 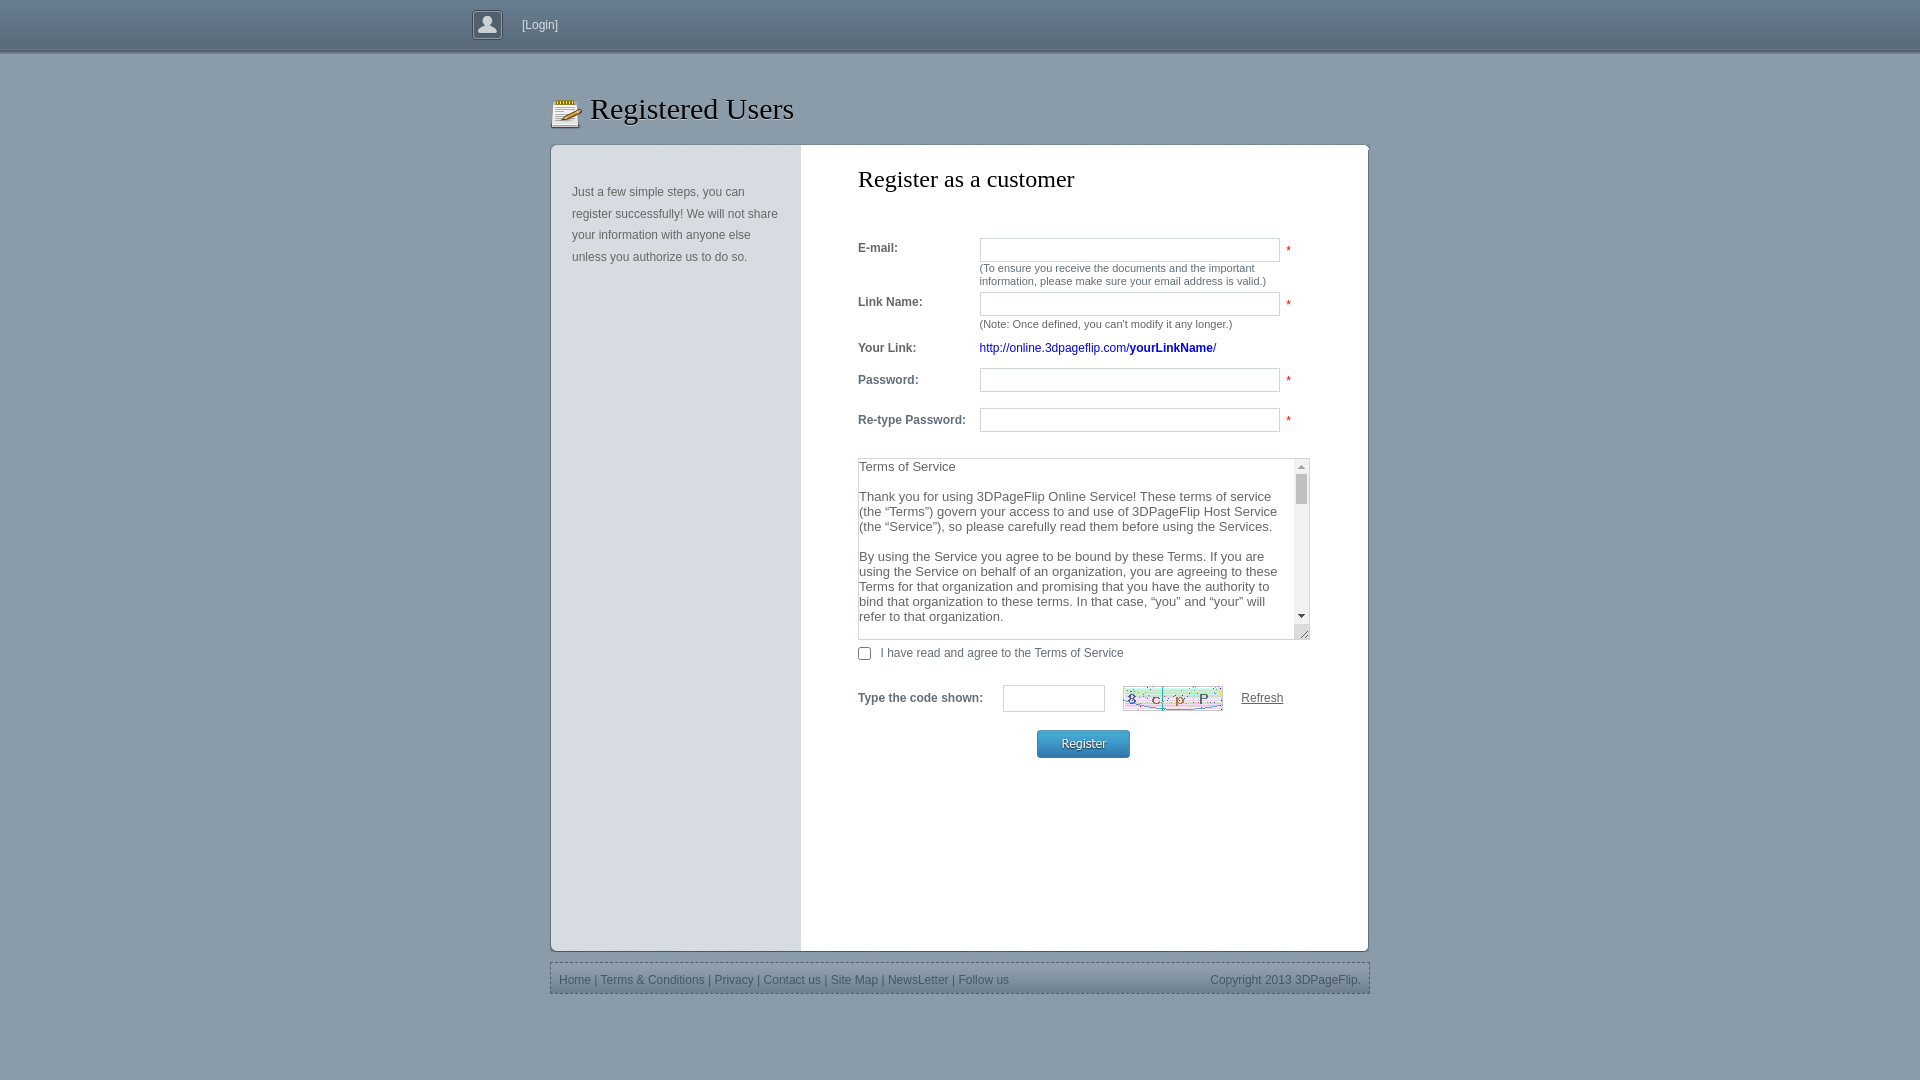 What do you see at coordinates (534, 24) in the screenshot?
I see `'   [Login]'` at bounding box center [534, 24].